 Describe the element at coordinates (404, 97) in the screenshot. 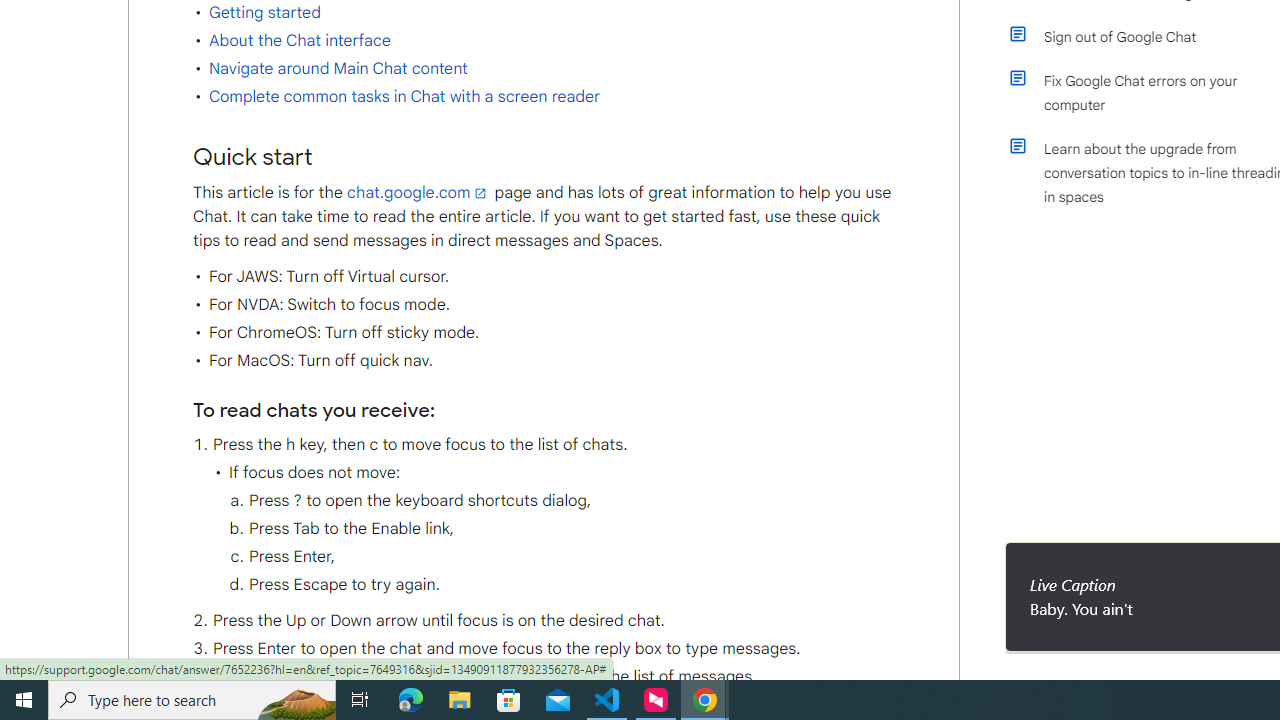

I see `'Complete common tasks in Chat with a screen reader'` at that location.